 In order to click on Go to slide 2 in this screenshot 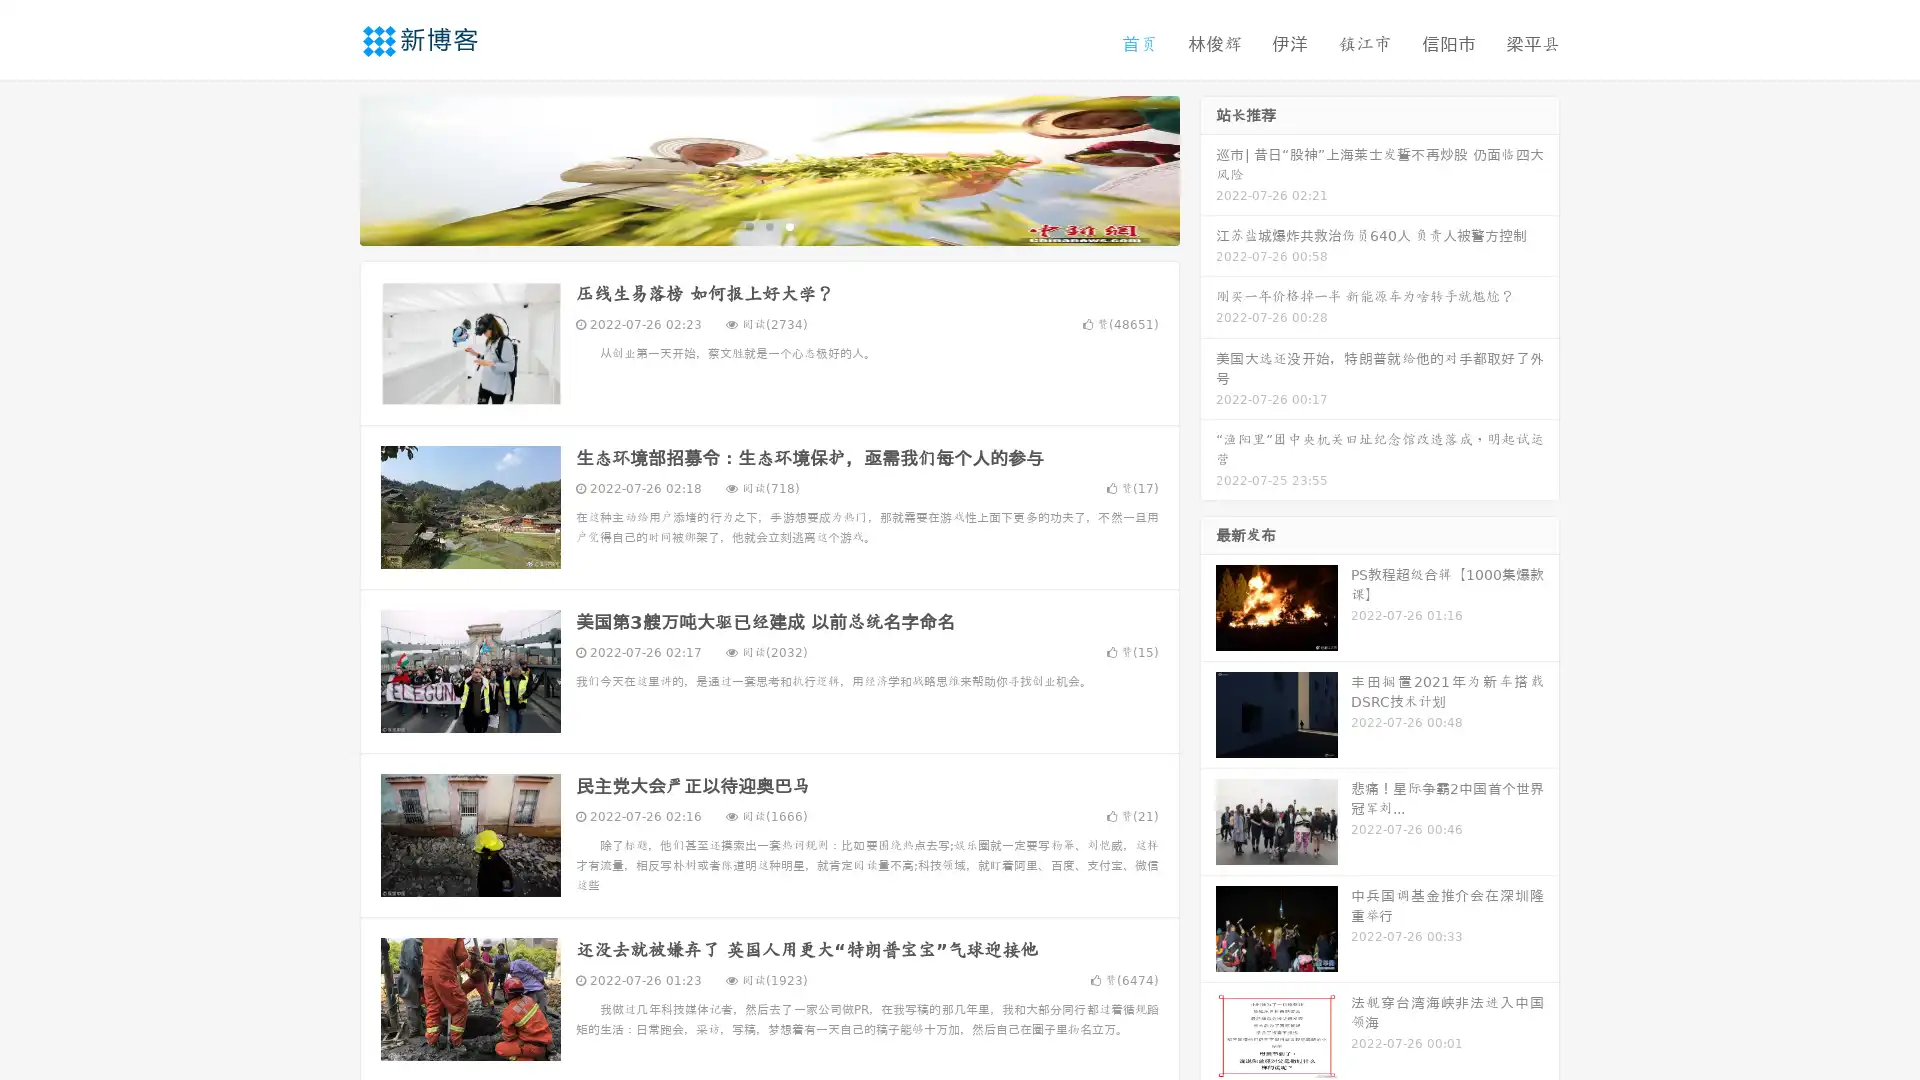, I will do `click(768, 225)`.